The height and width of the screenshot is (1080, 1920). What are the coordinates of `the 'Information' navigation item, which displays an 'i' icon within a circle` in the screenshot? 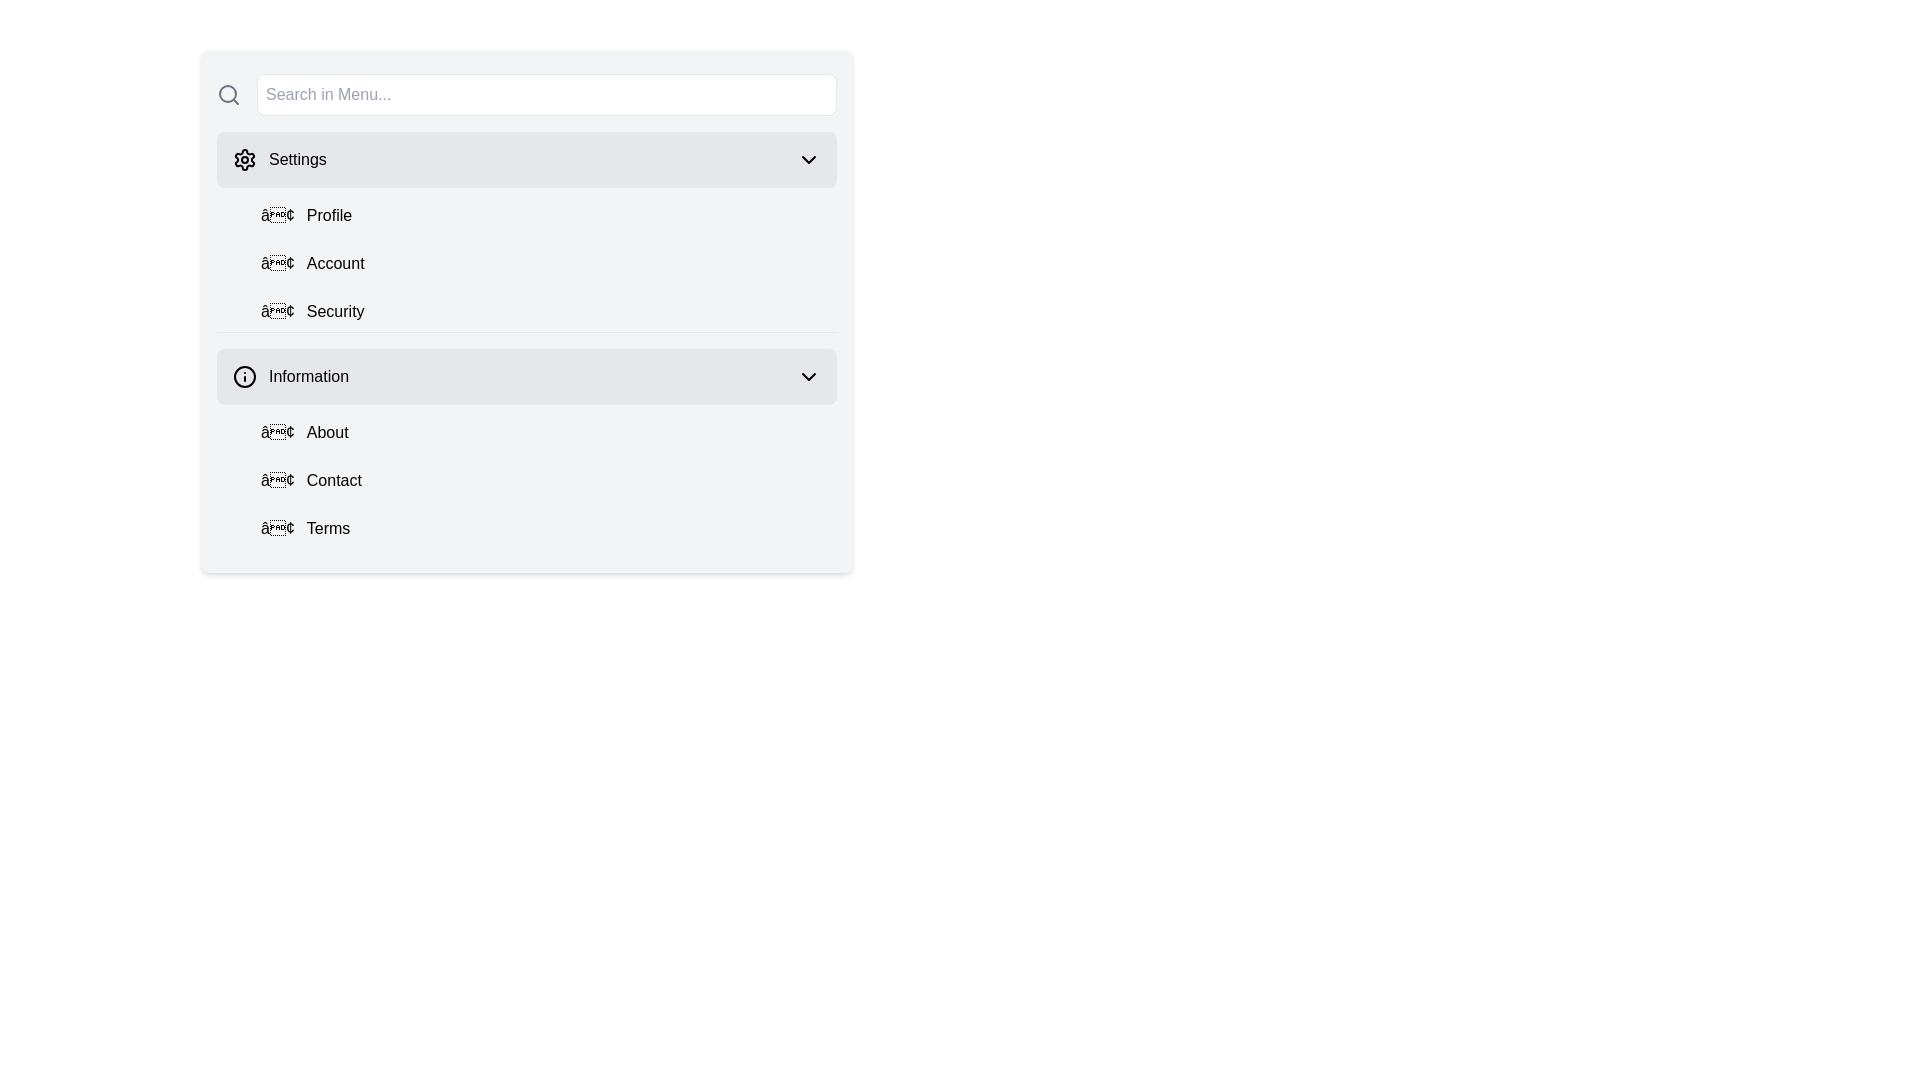 It's located at (290, 377).